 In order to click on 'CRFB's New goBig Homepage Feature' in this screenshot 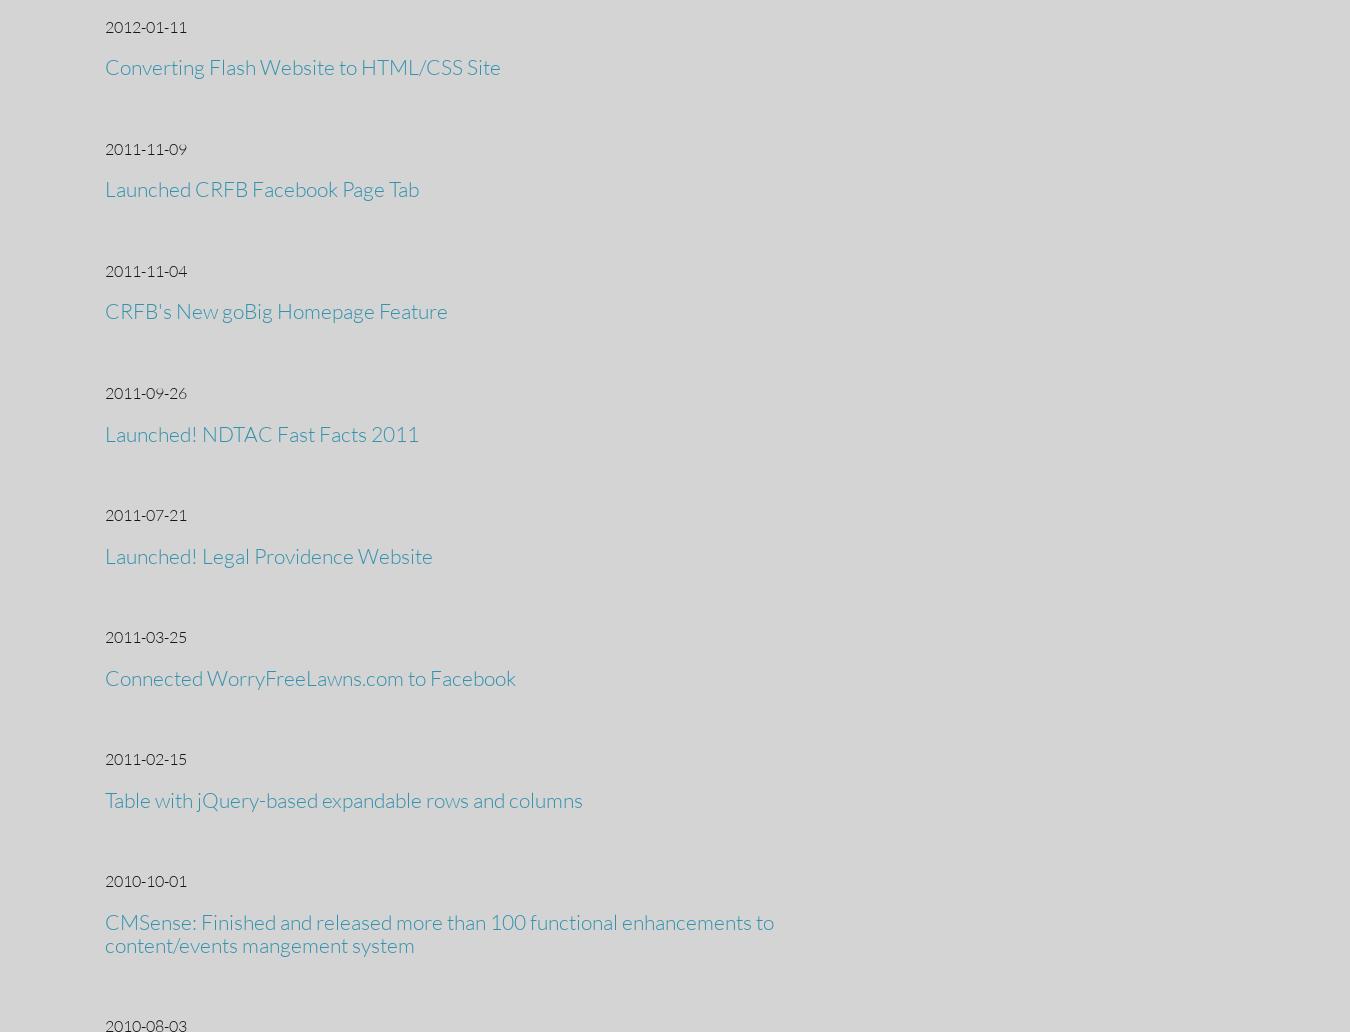, I will do `click(275, 311)`.